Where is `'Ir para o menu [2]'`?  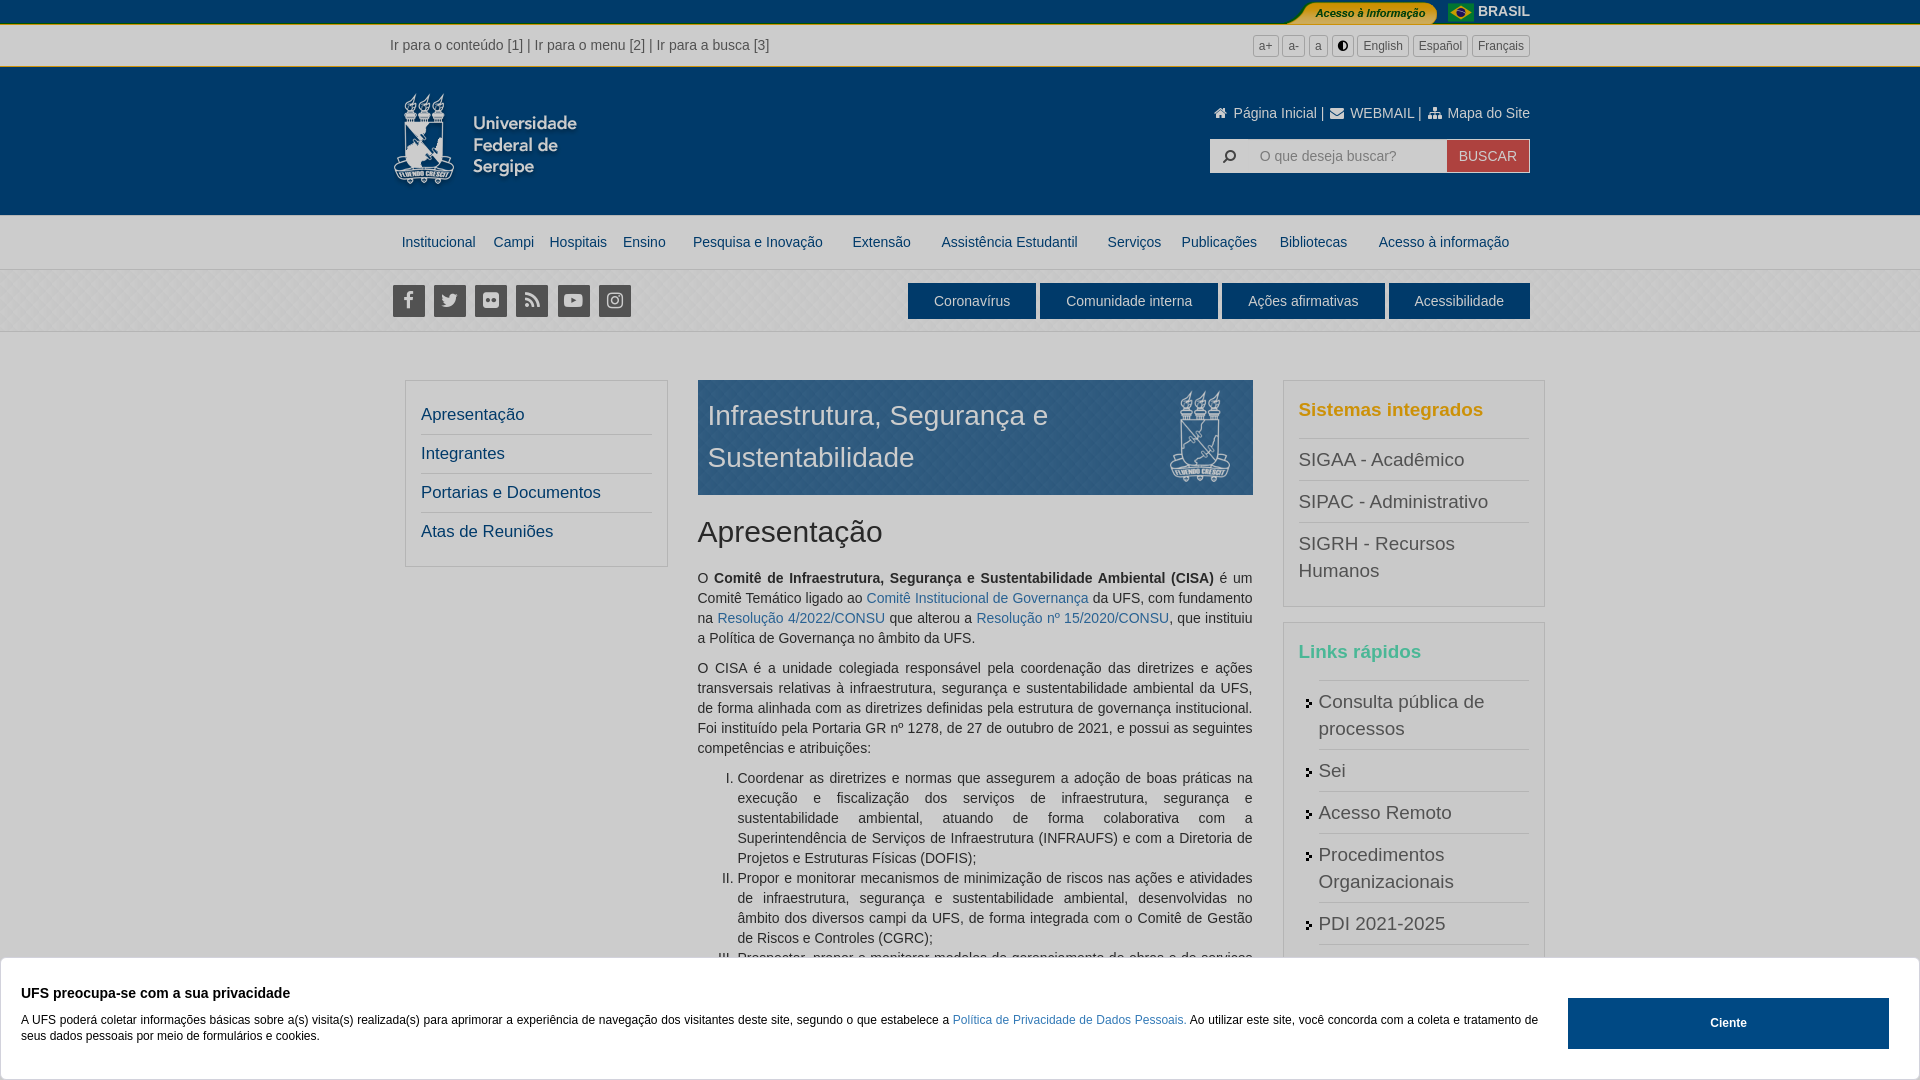
'Ir para o menu [2]' is located at coordinates (534, 45).